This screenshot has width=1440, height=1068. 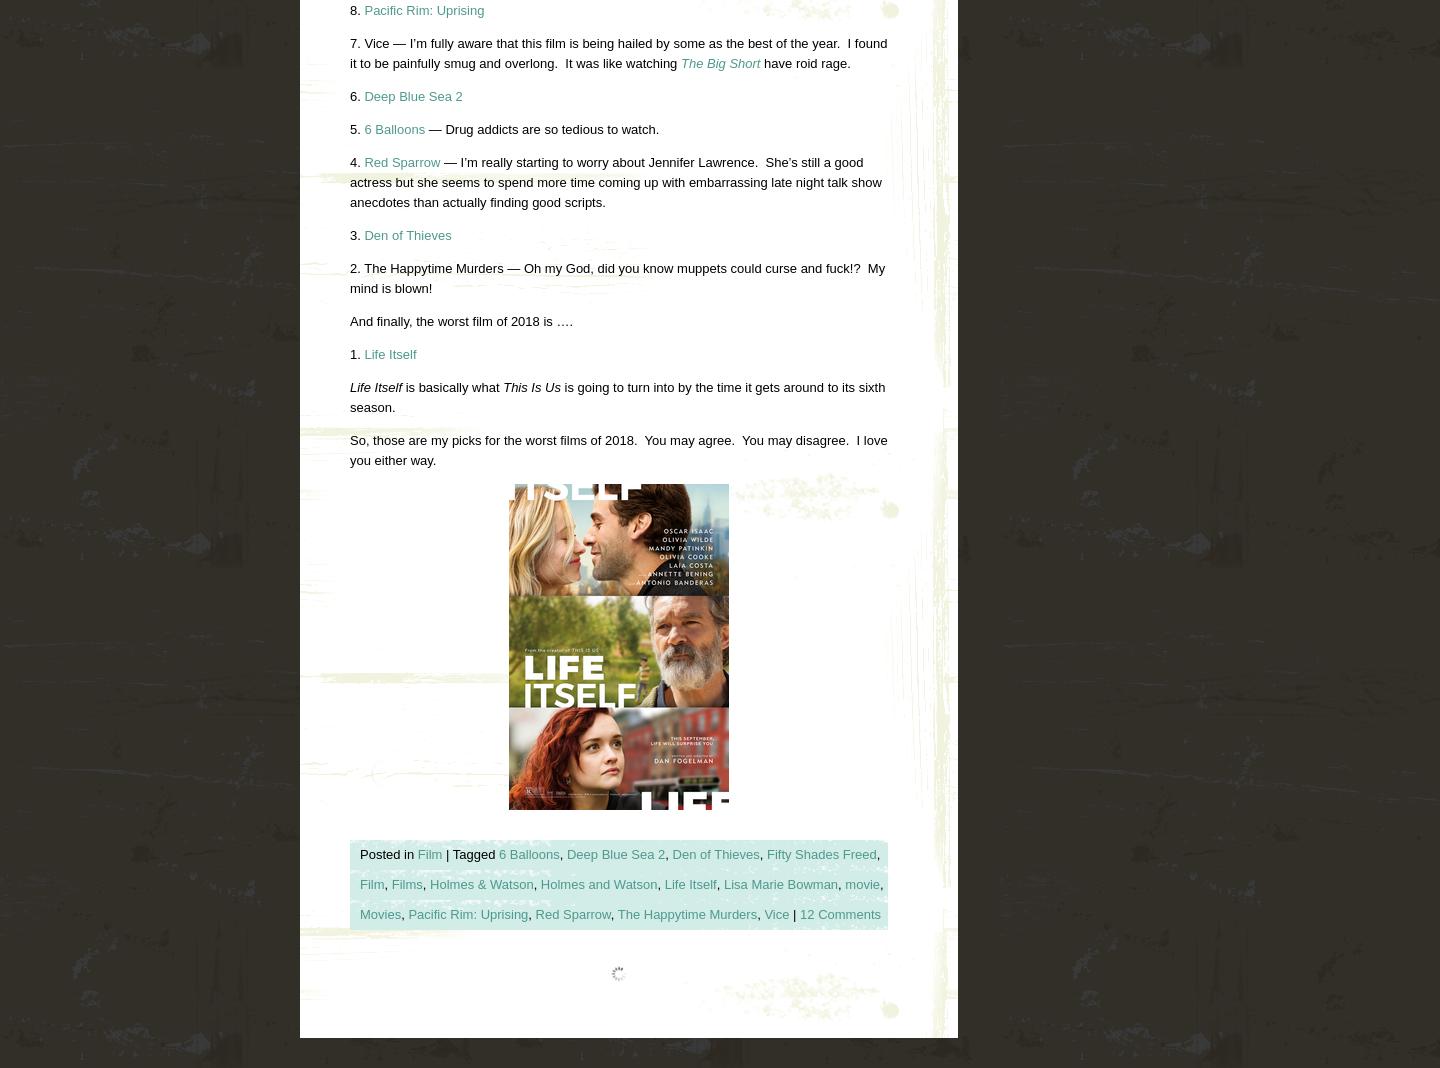 I want to click on 'The Happytime Murders', so click(x=687, y=912).